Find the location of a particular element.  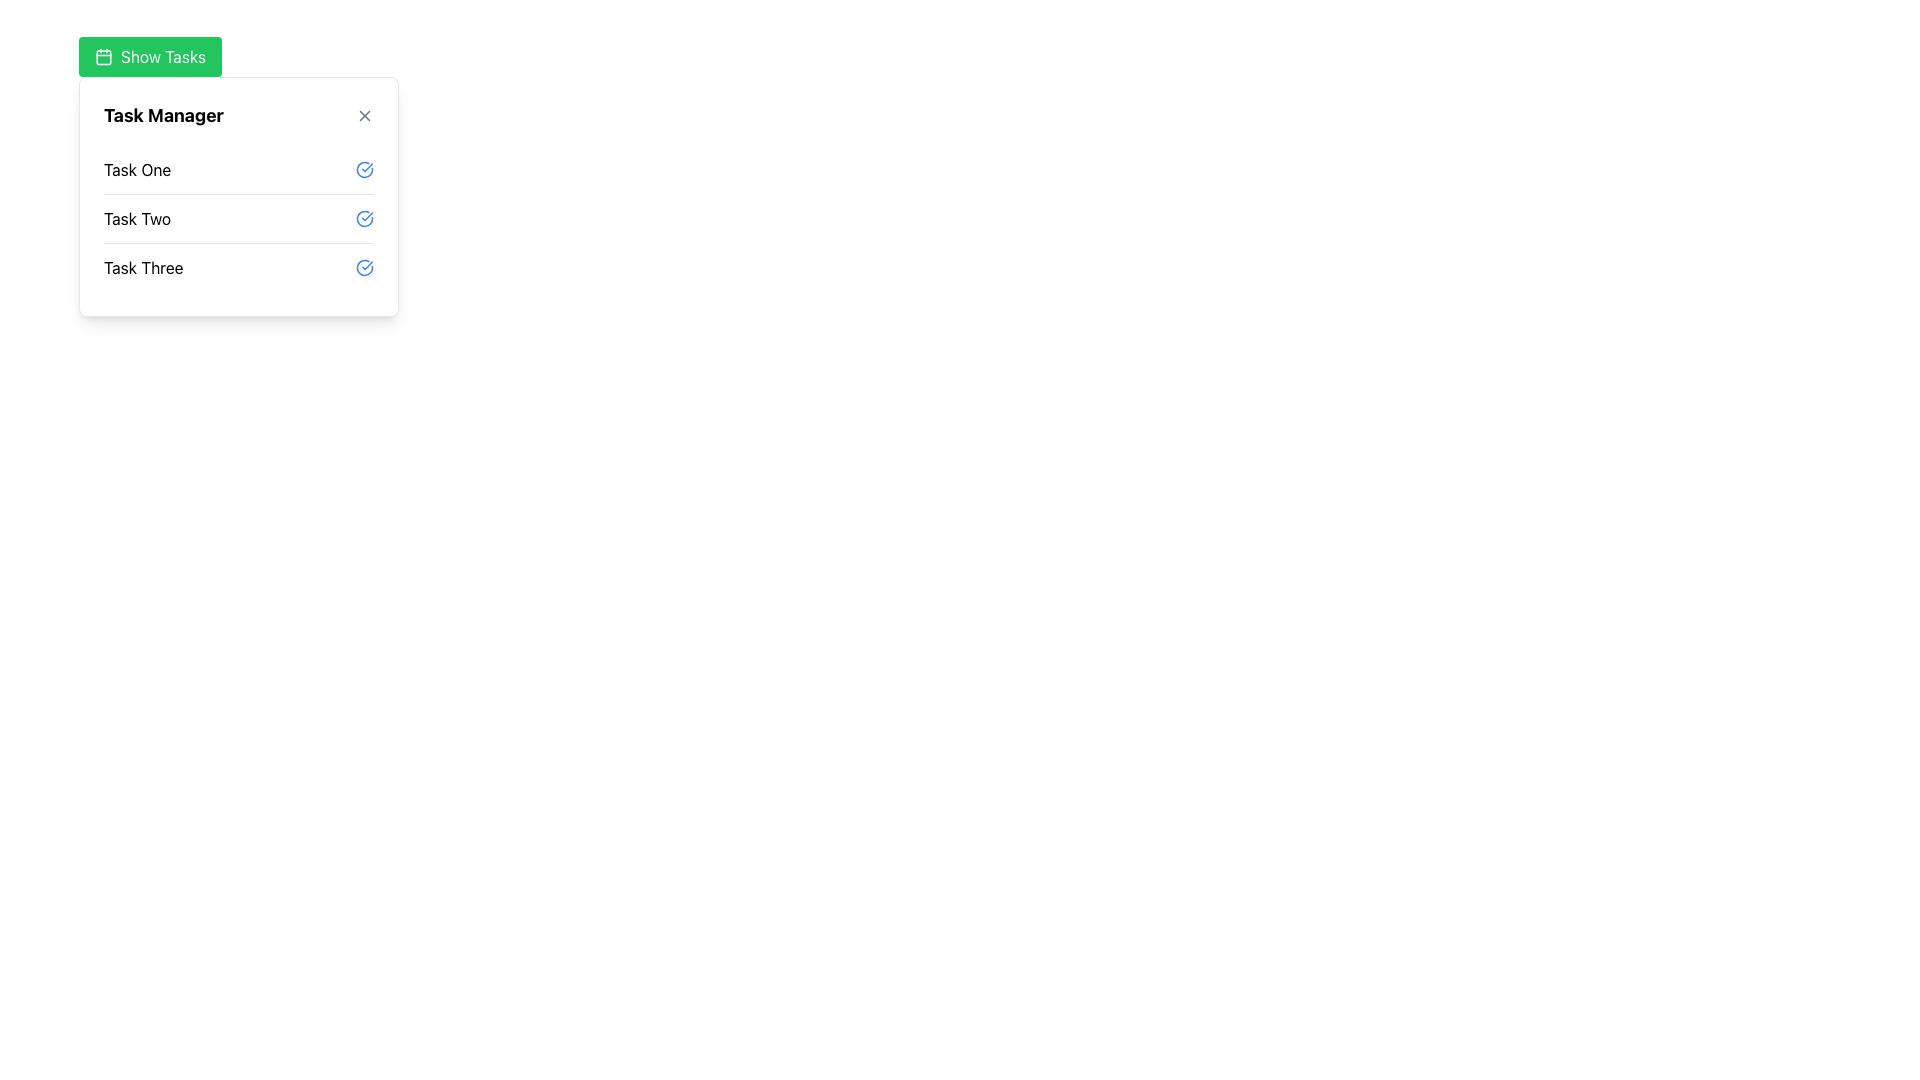

the second task item in the task management system is located at coordinates (239, 196).